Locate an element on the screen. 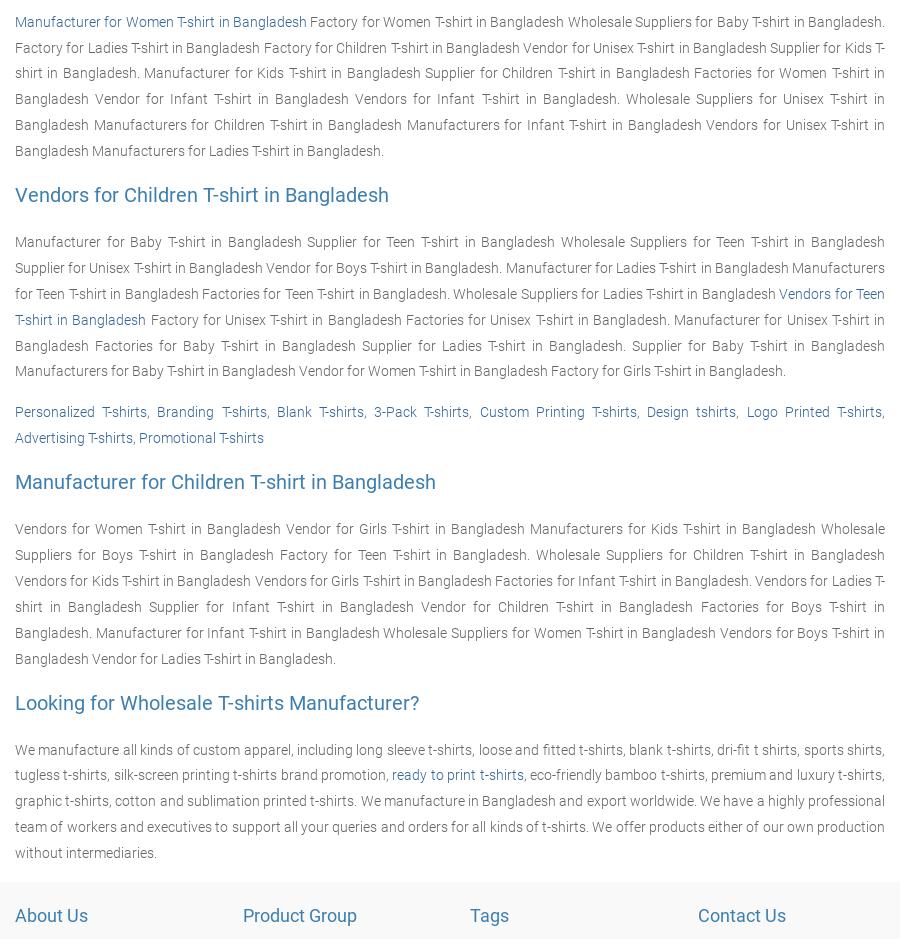  'Blank T-shirts' is located at coordinates (319, 411).